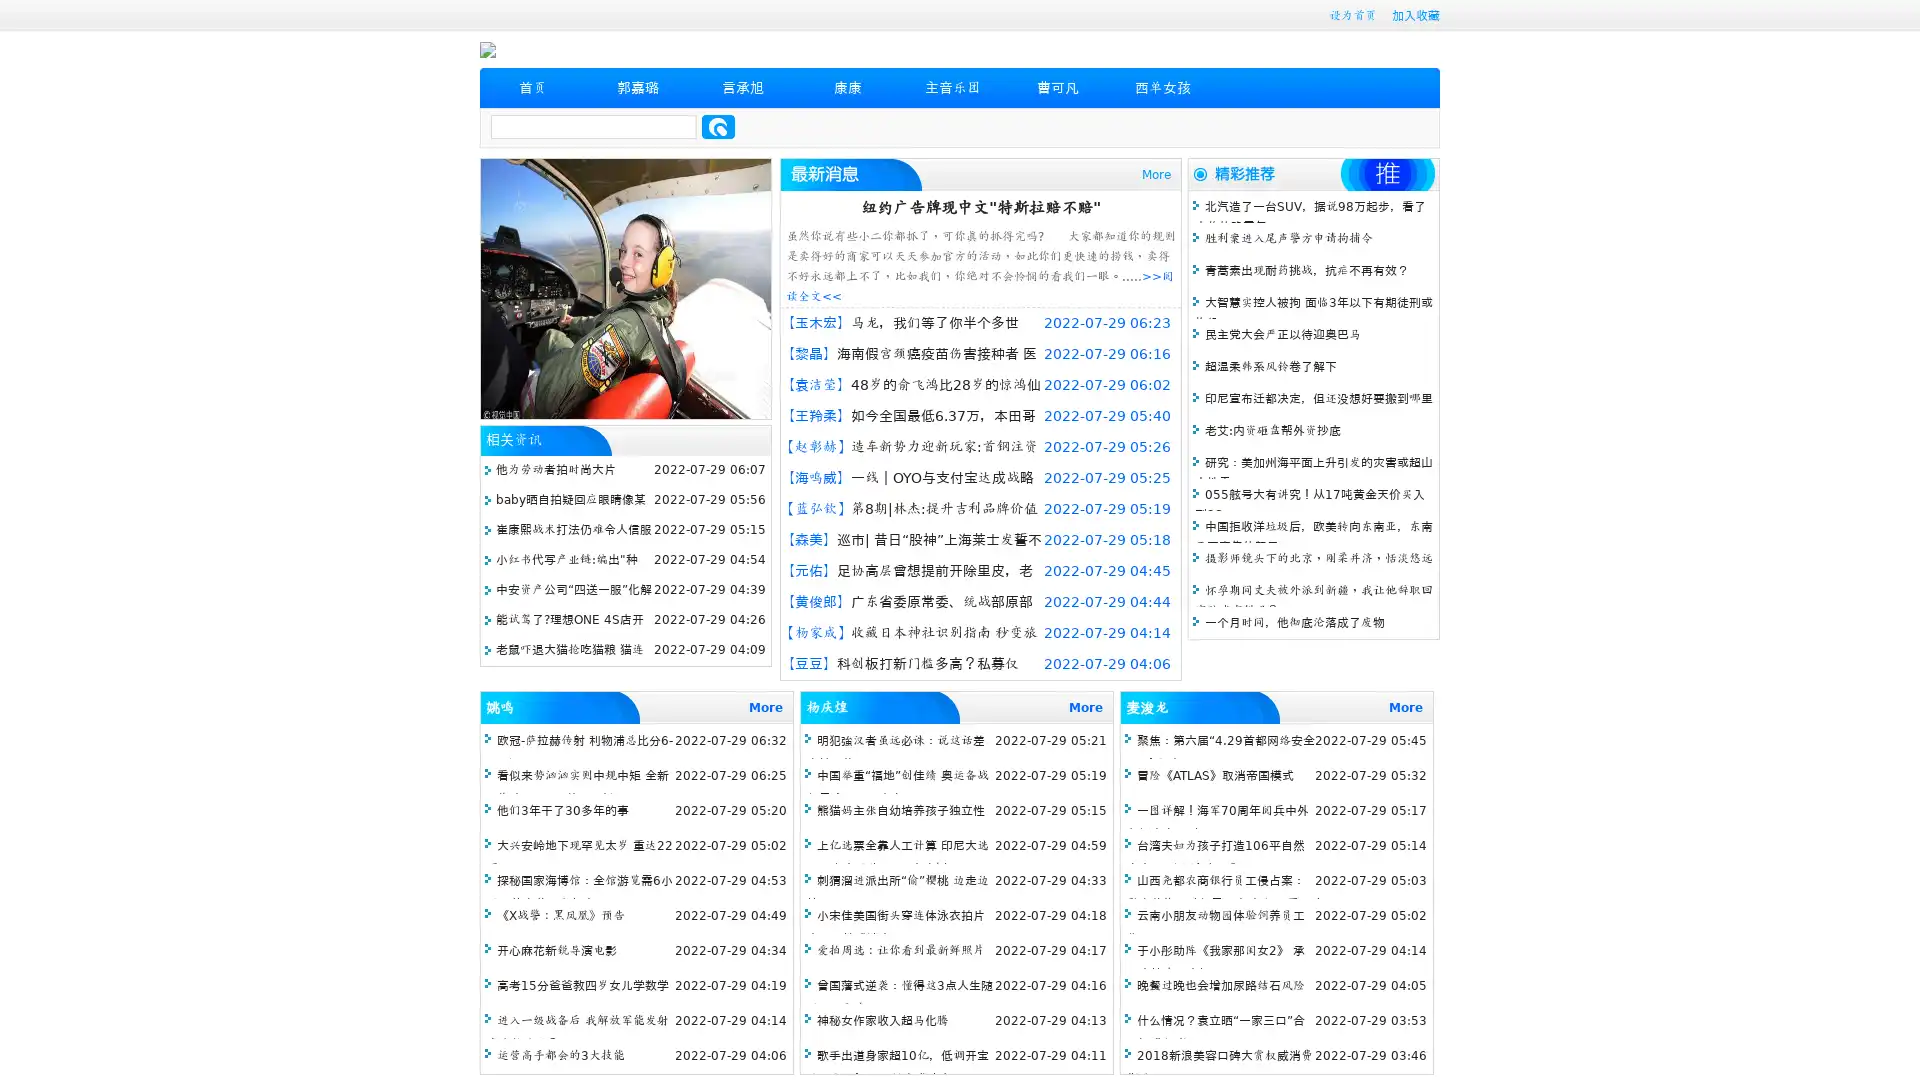 The image size is (1920, 1080). What do you see at coordinates (718, 127) in the screenshot?
I see `Search` at bounding box center [718, 127].